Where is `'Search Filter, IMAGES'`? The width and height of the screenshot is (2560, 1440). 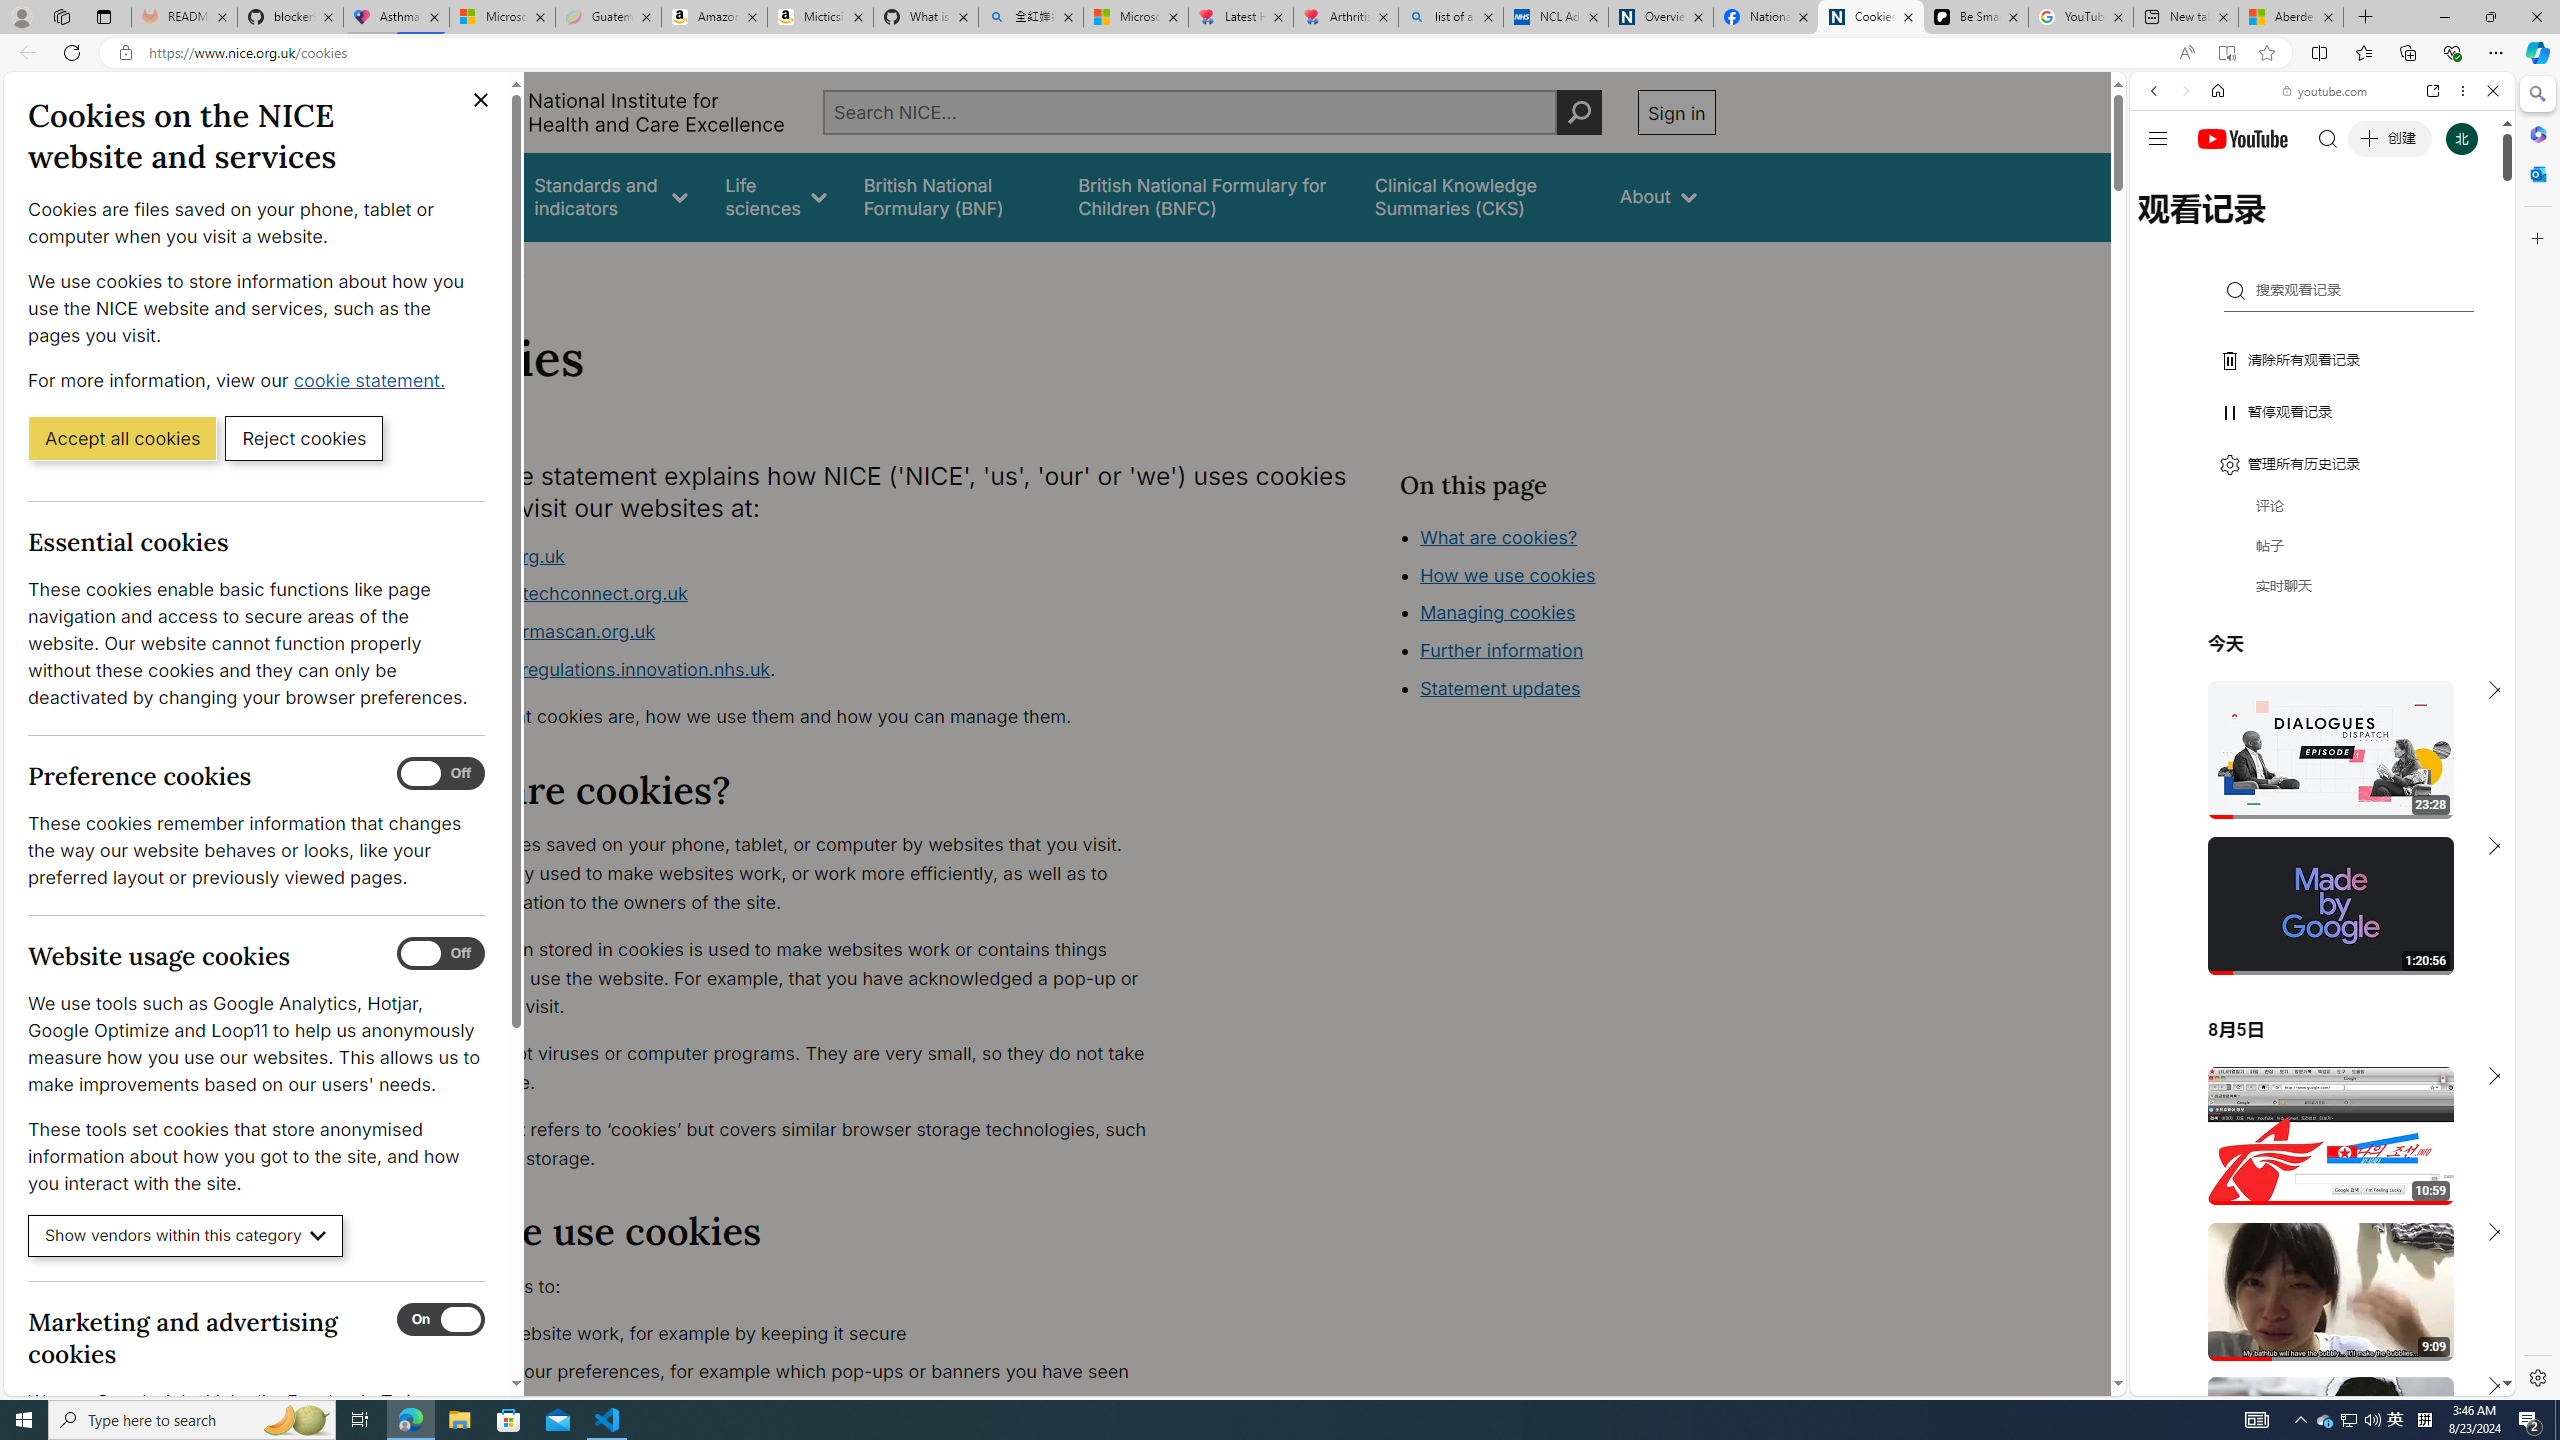
'Search Filter, IMAGES' is located at coordinates (2219, 227).